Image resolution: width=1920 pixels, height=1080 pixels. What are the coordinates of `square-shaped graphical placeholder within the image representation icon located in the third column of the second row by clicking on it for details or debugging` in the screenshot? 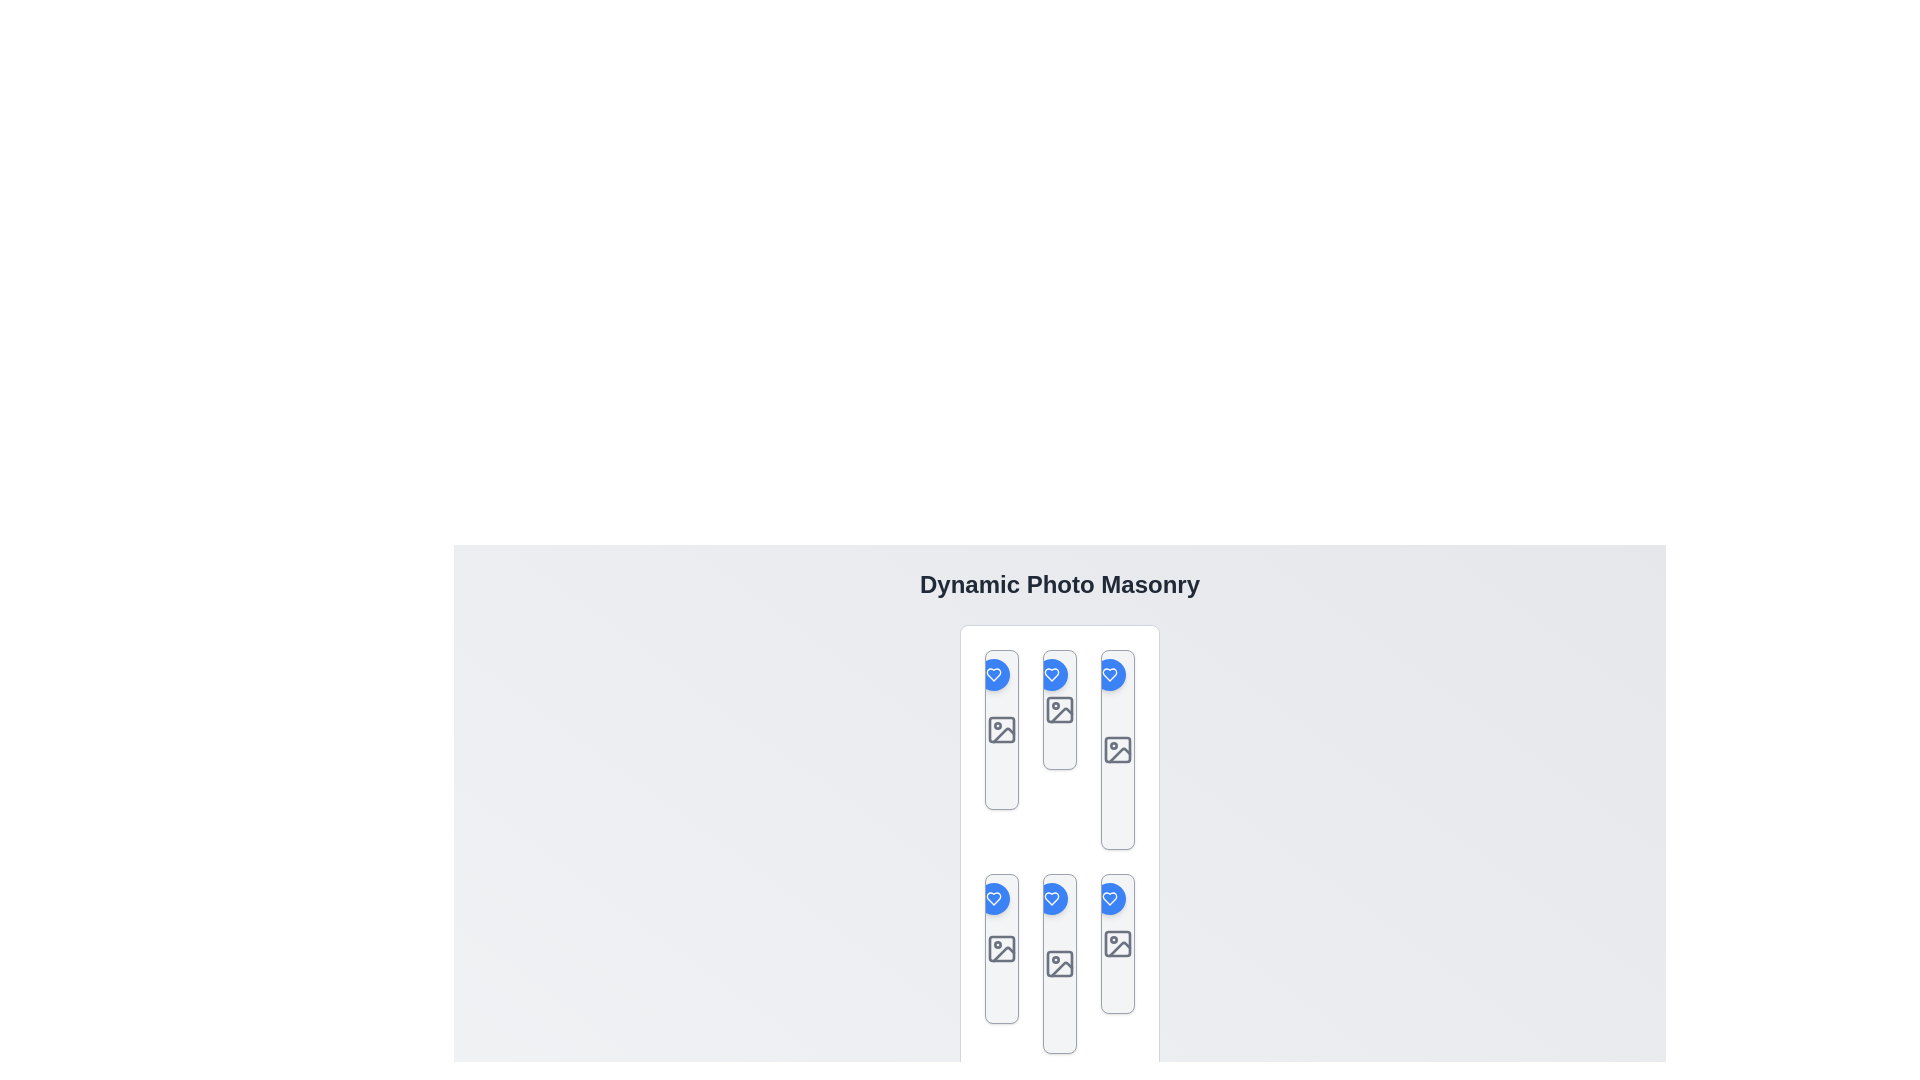 It's located at (1117, 749).